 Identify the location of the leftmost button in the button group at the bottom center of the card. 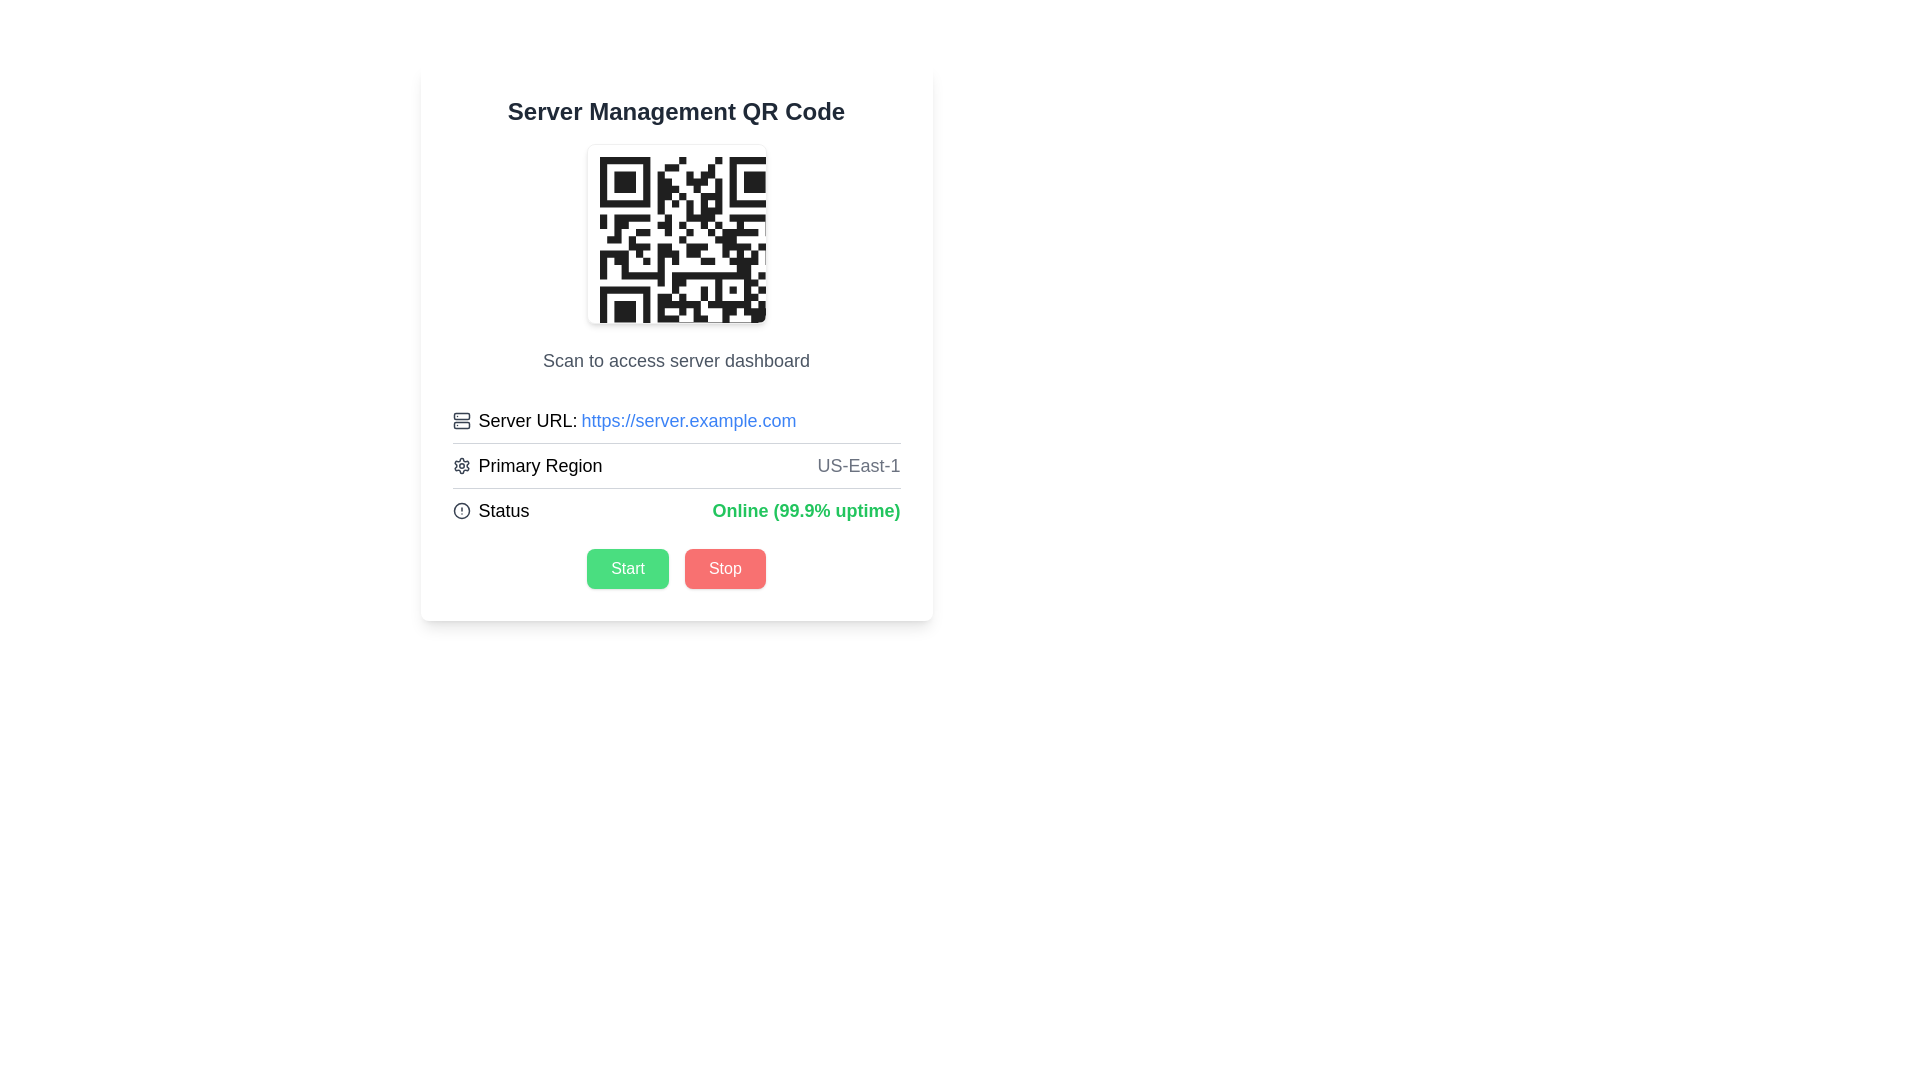
(627, 569).